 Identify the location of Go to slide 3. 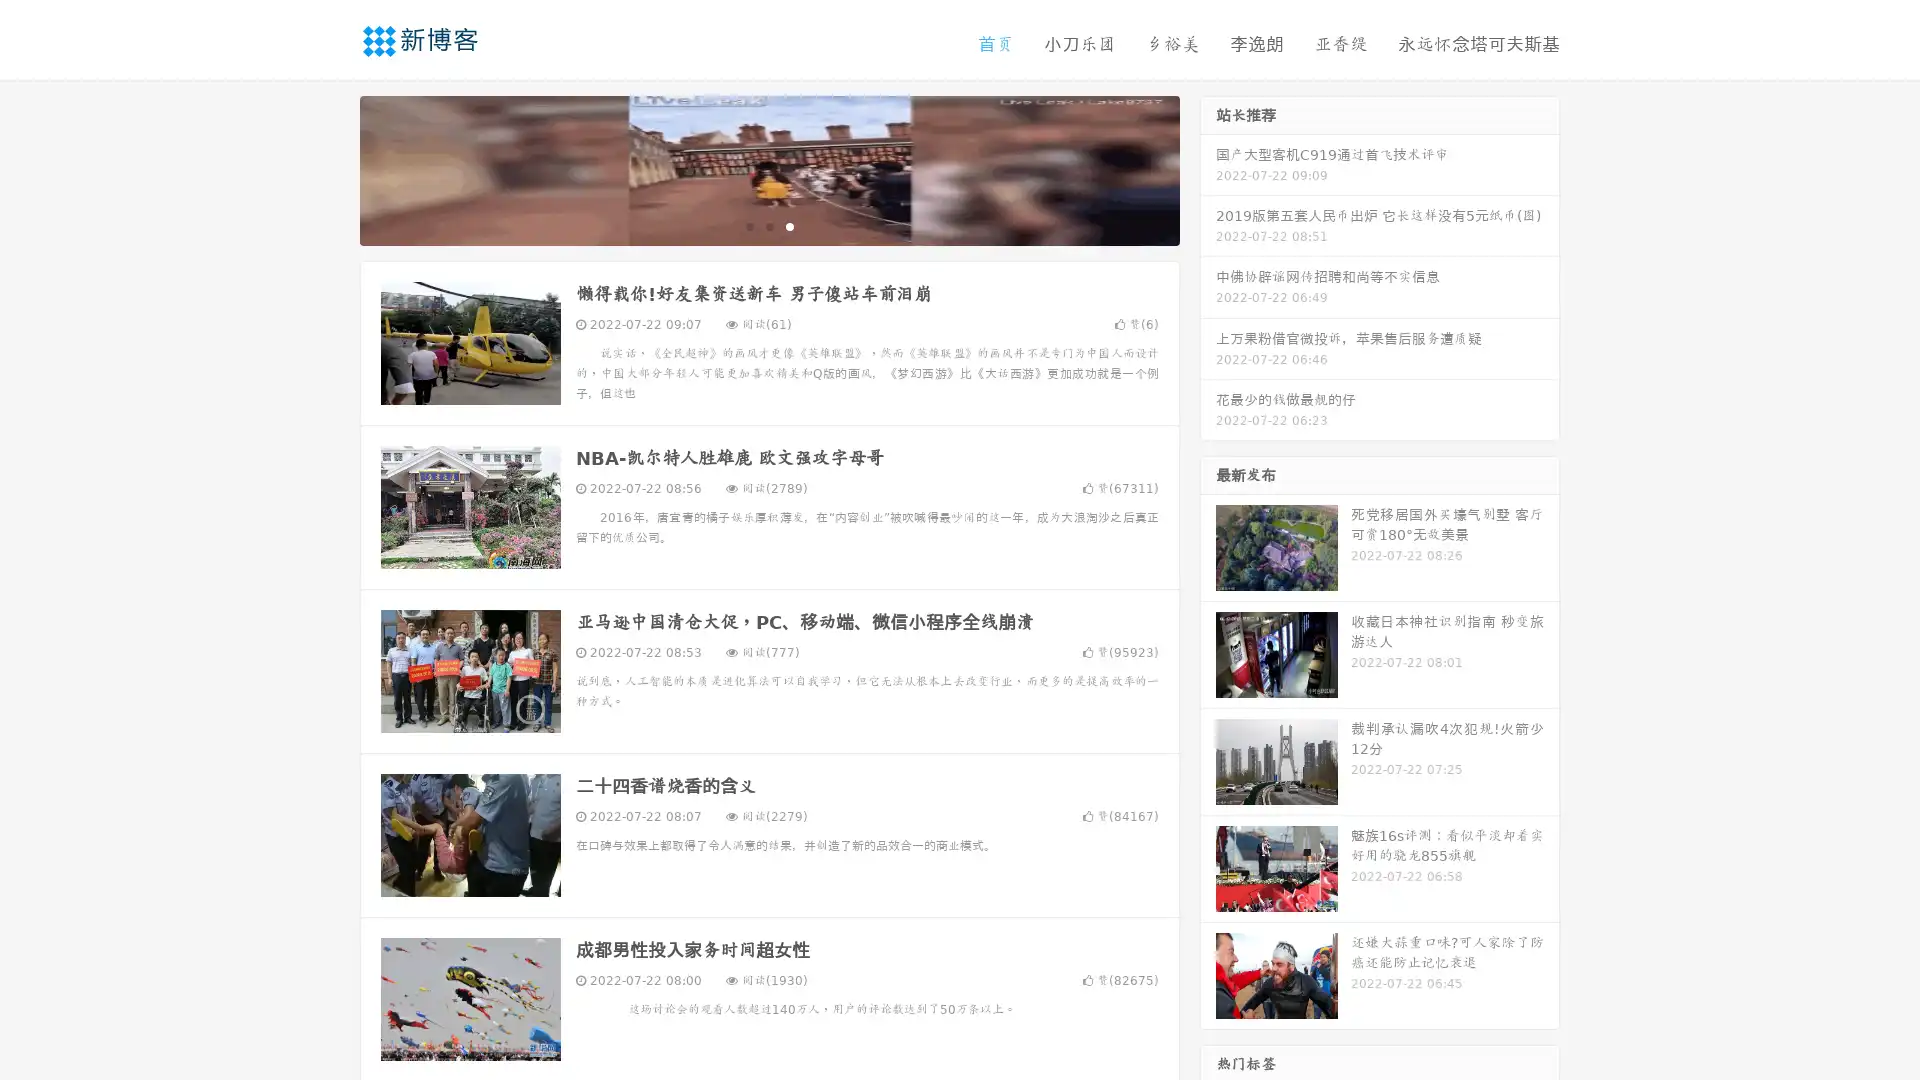
(789, 225).